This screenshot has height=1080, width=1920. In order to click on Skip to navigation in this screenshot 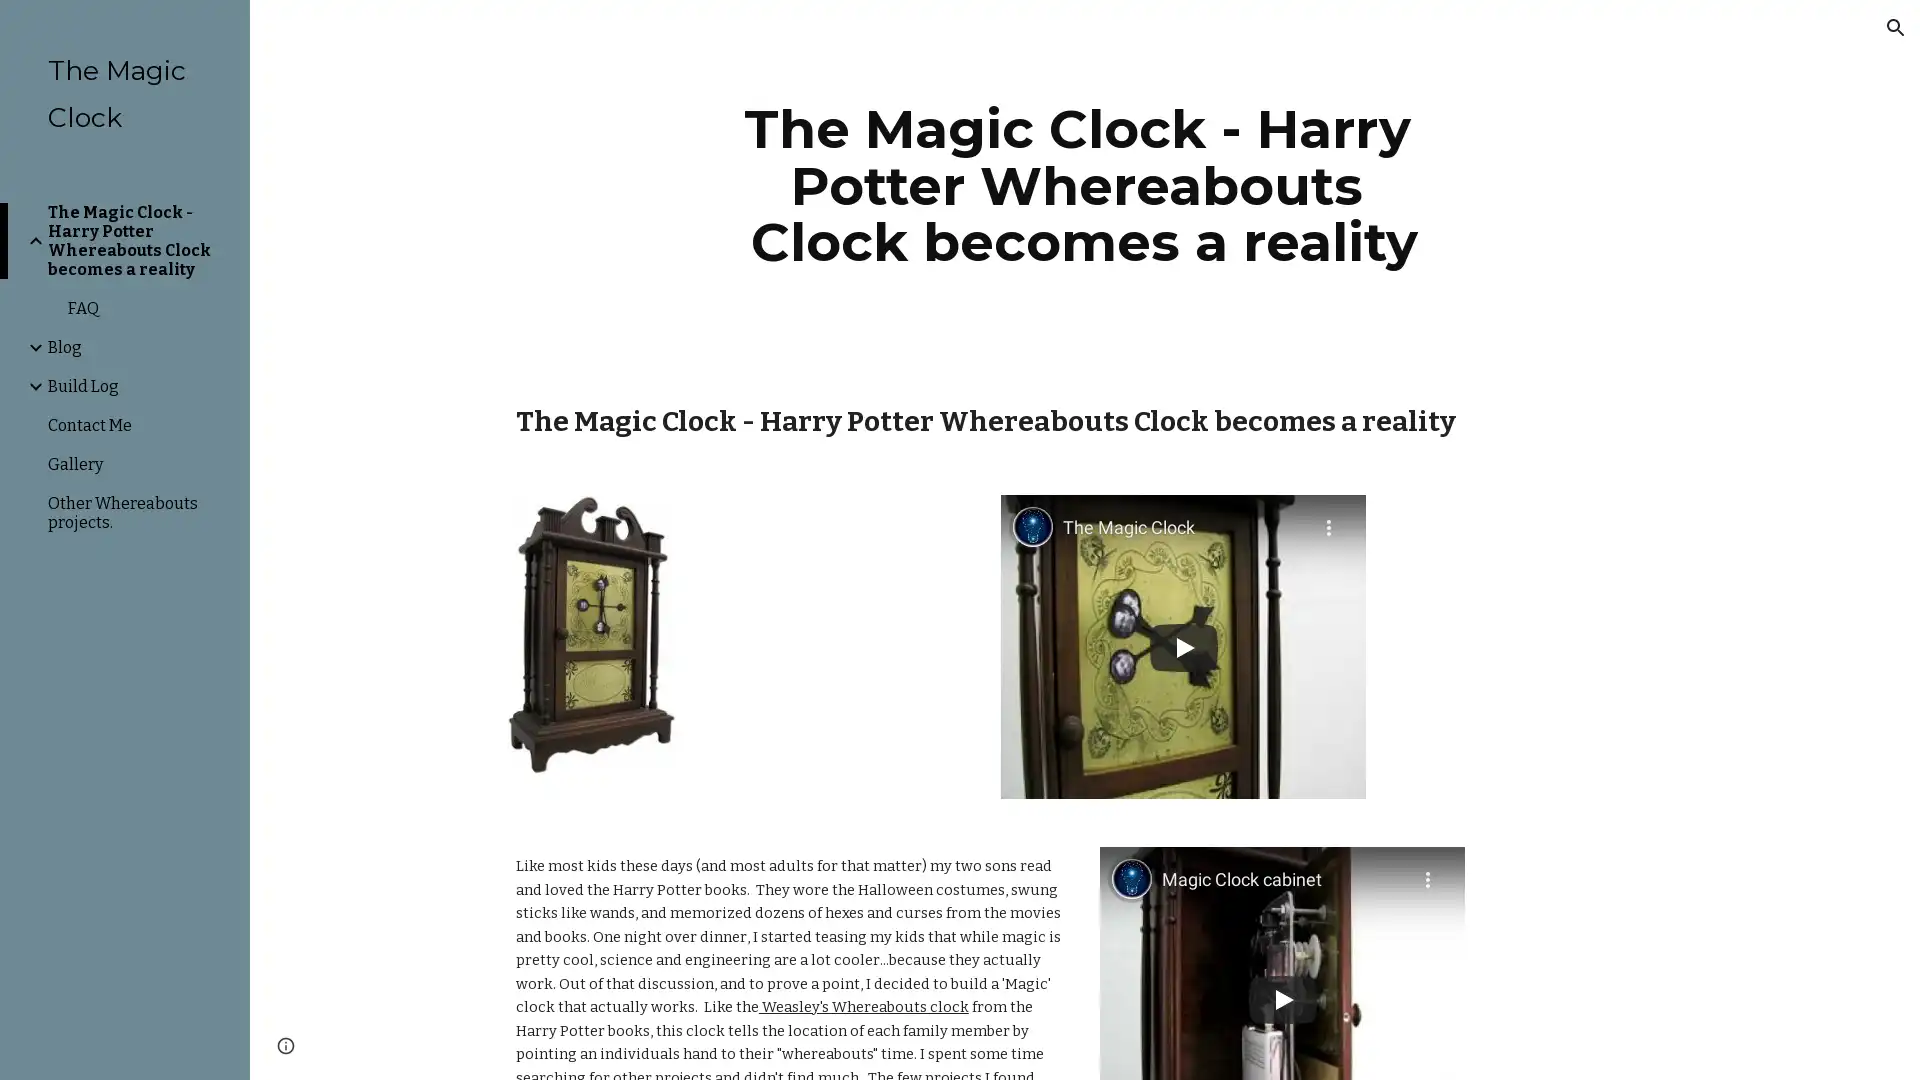, I will do `click(1139, 37)`.